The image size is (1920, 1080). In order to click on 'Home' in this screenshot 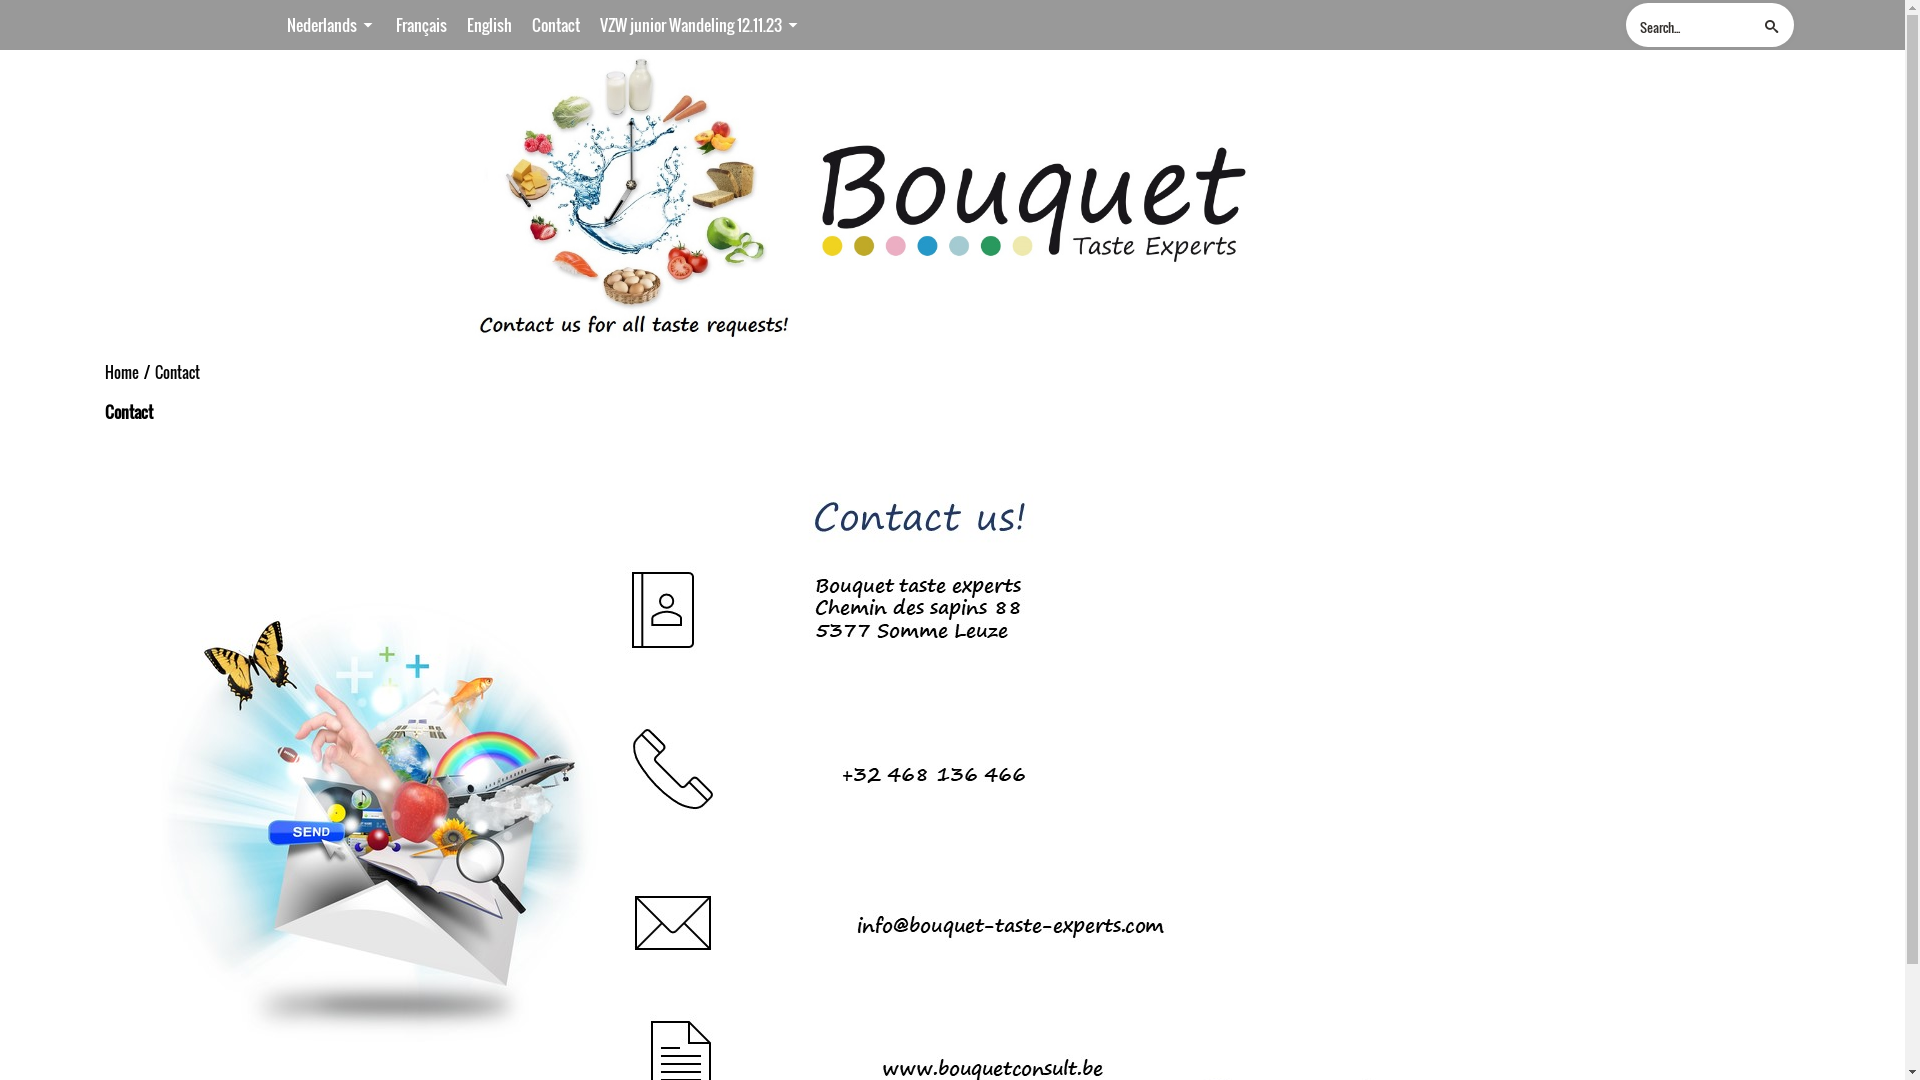, I will do `click(120, 374)`.